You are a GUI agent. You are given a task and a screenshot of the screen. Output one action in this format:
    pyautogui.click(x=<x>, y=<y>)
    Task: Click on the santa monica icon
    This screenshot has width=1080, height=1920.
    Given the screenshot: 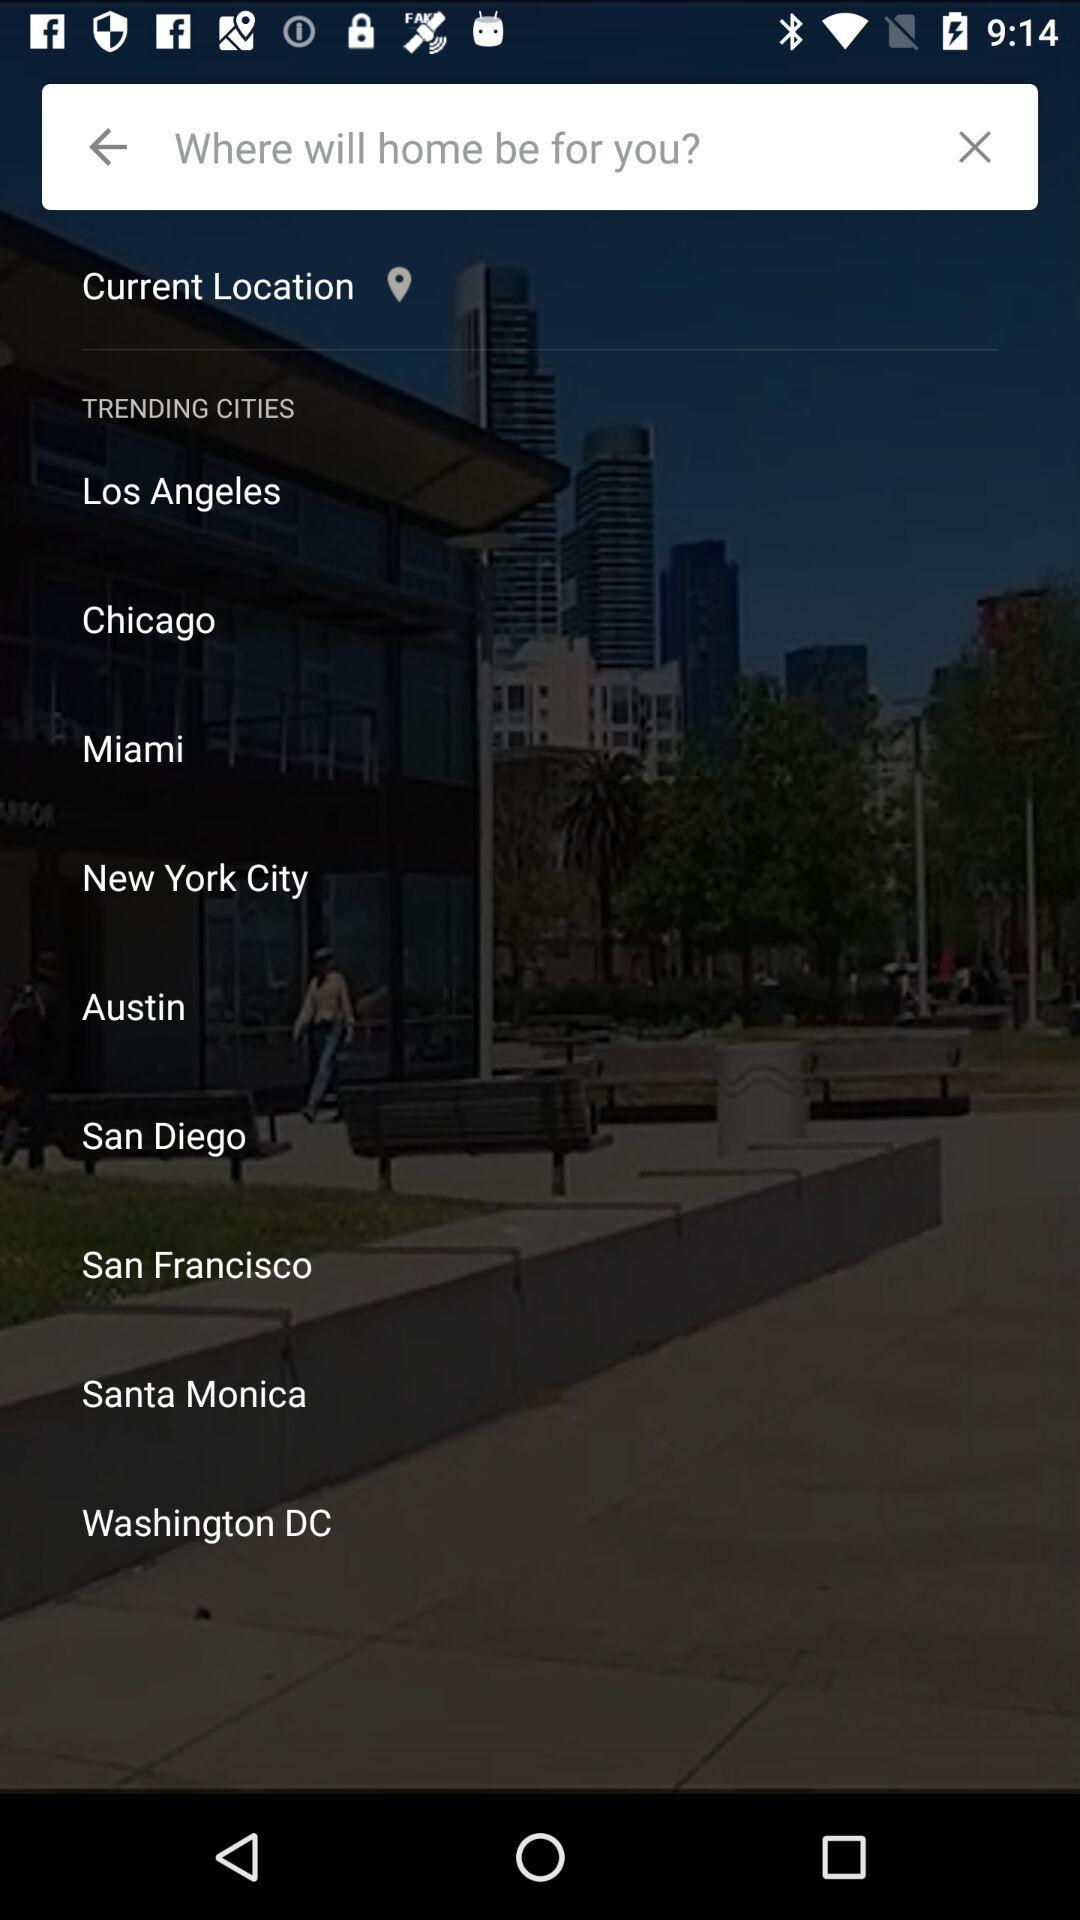 What is the action you would take?
    pyautogui.click(x=540, y=1391)
    